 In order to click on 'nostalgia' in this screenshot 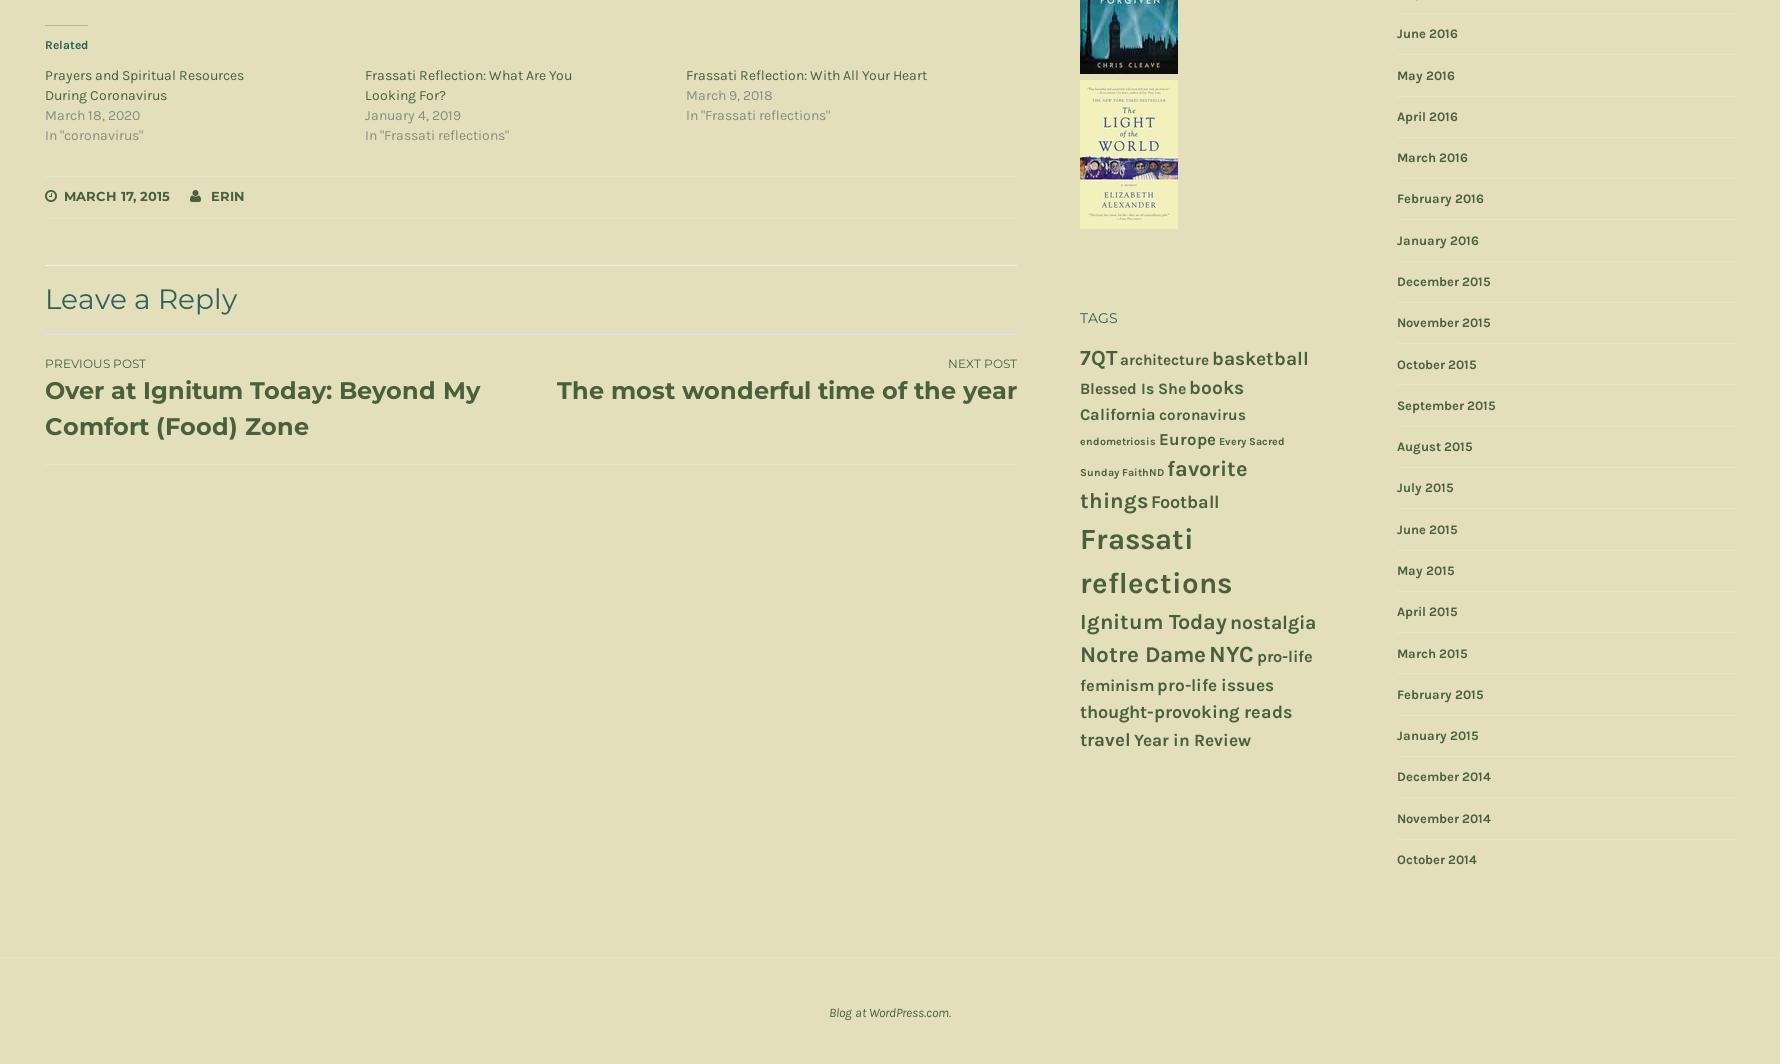, I will do `click(1272, 621)`.